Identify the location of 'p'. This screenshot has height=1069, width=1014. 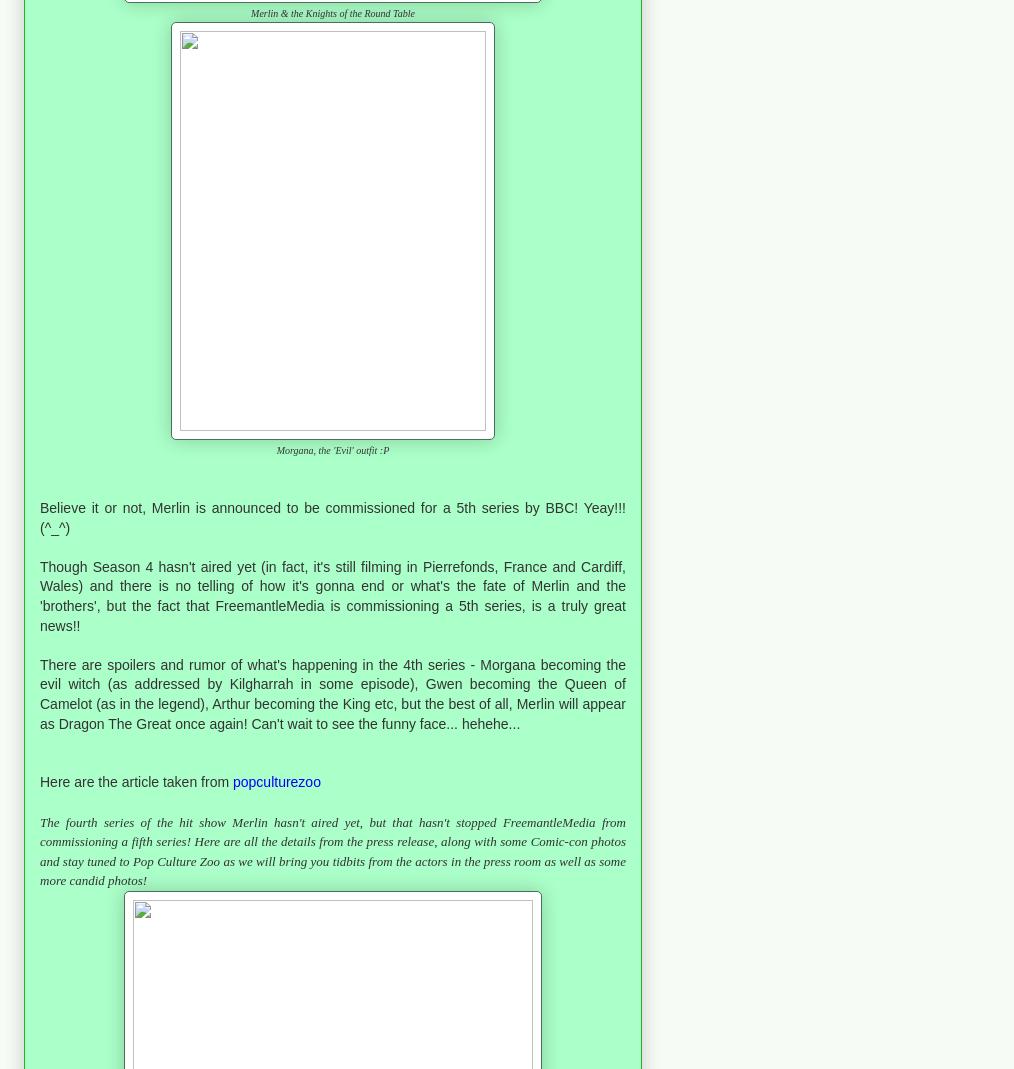
(231, 781).